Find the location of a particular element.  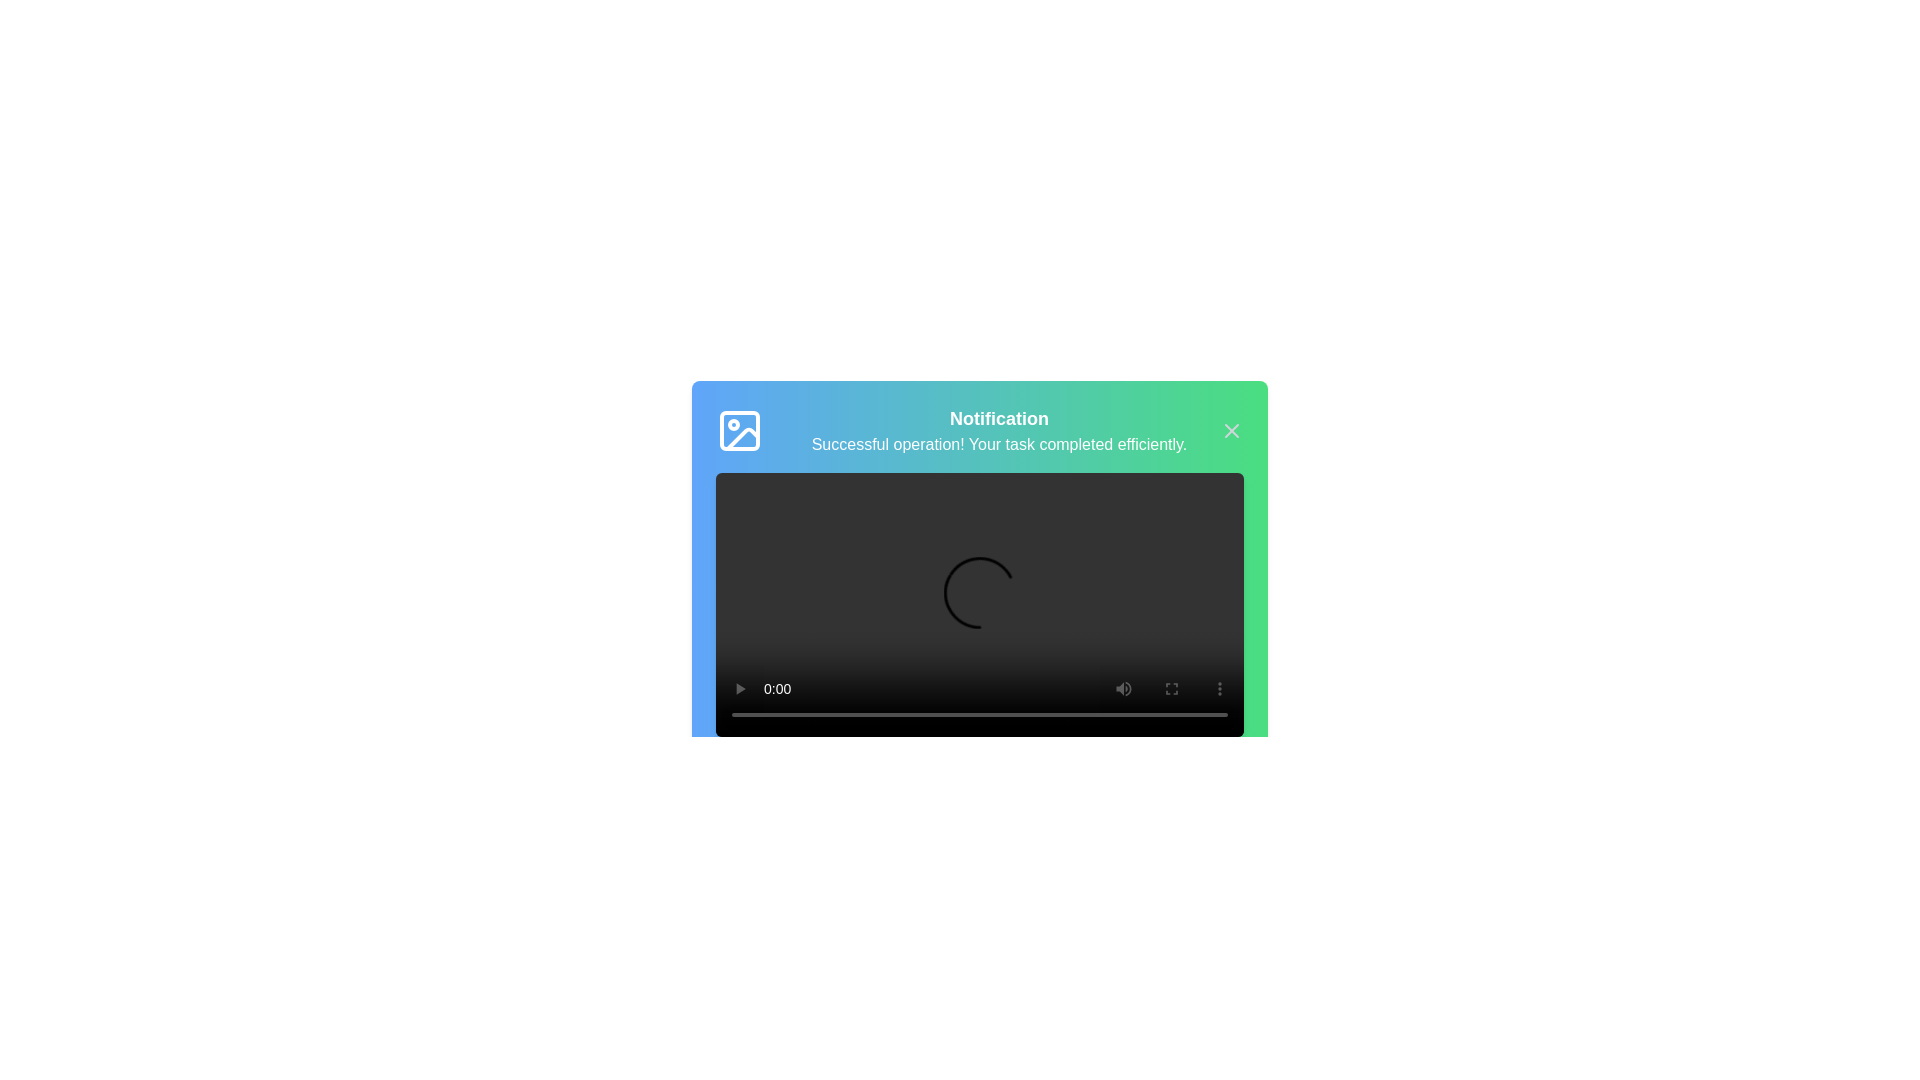

the notification text to select it for copying is located at coordinates (999, 443).